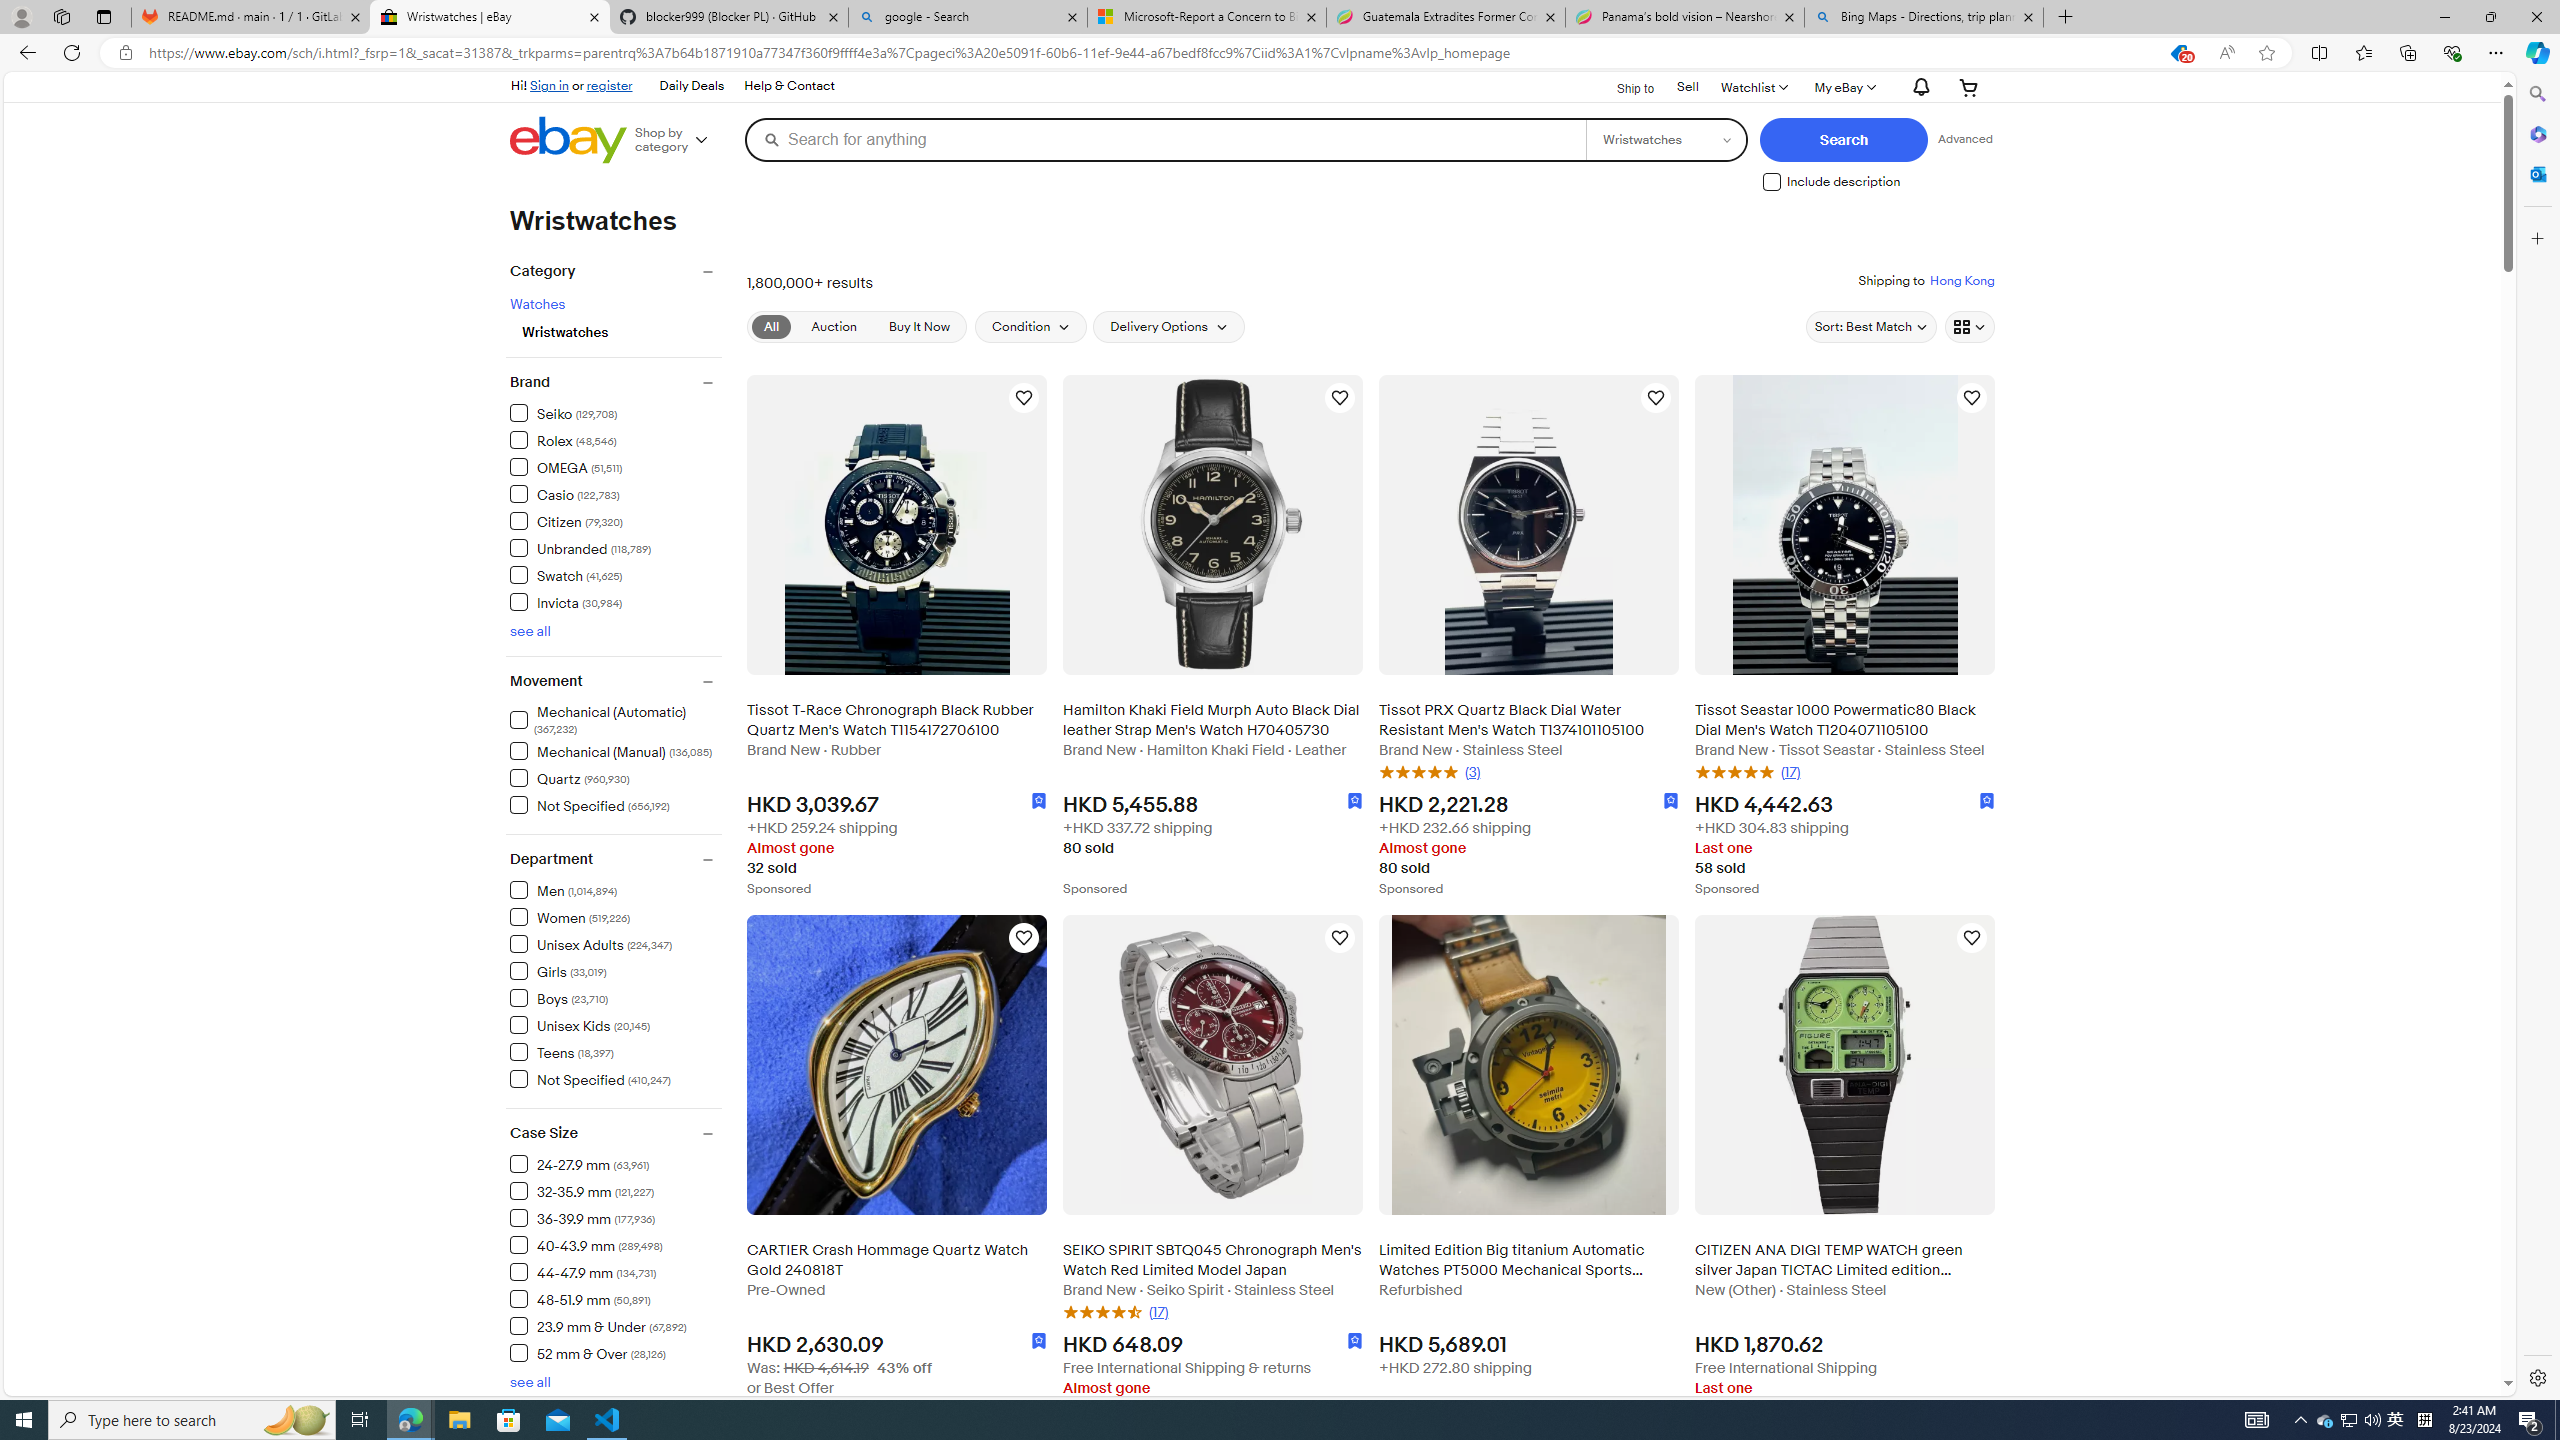 The width and height of the screenshot is (2560, 1440). I want to click on 'Boys (23,710) Items', so click(558, 996).